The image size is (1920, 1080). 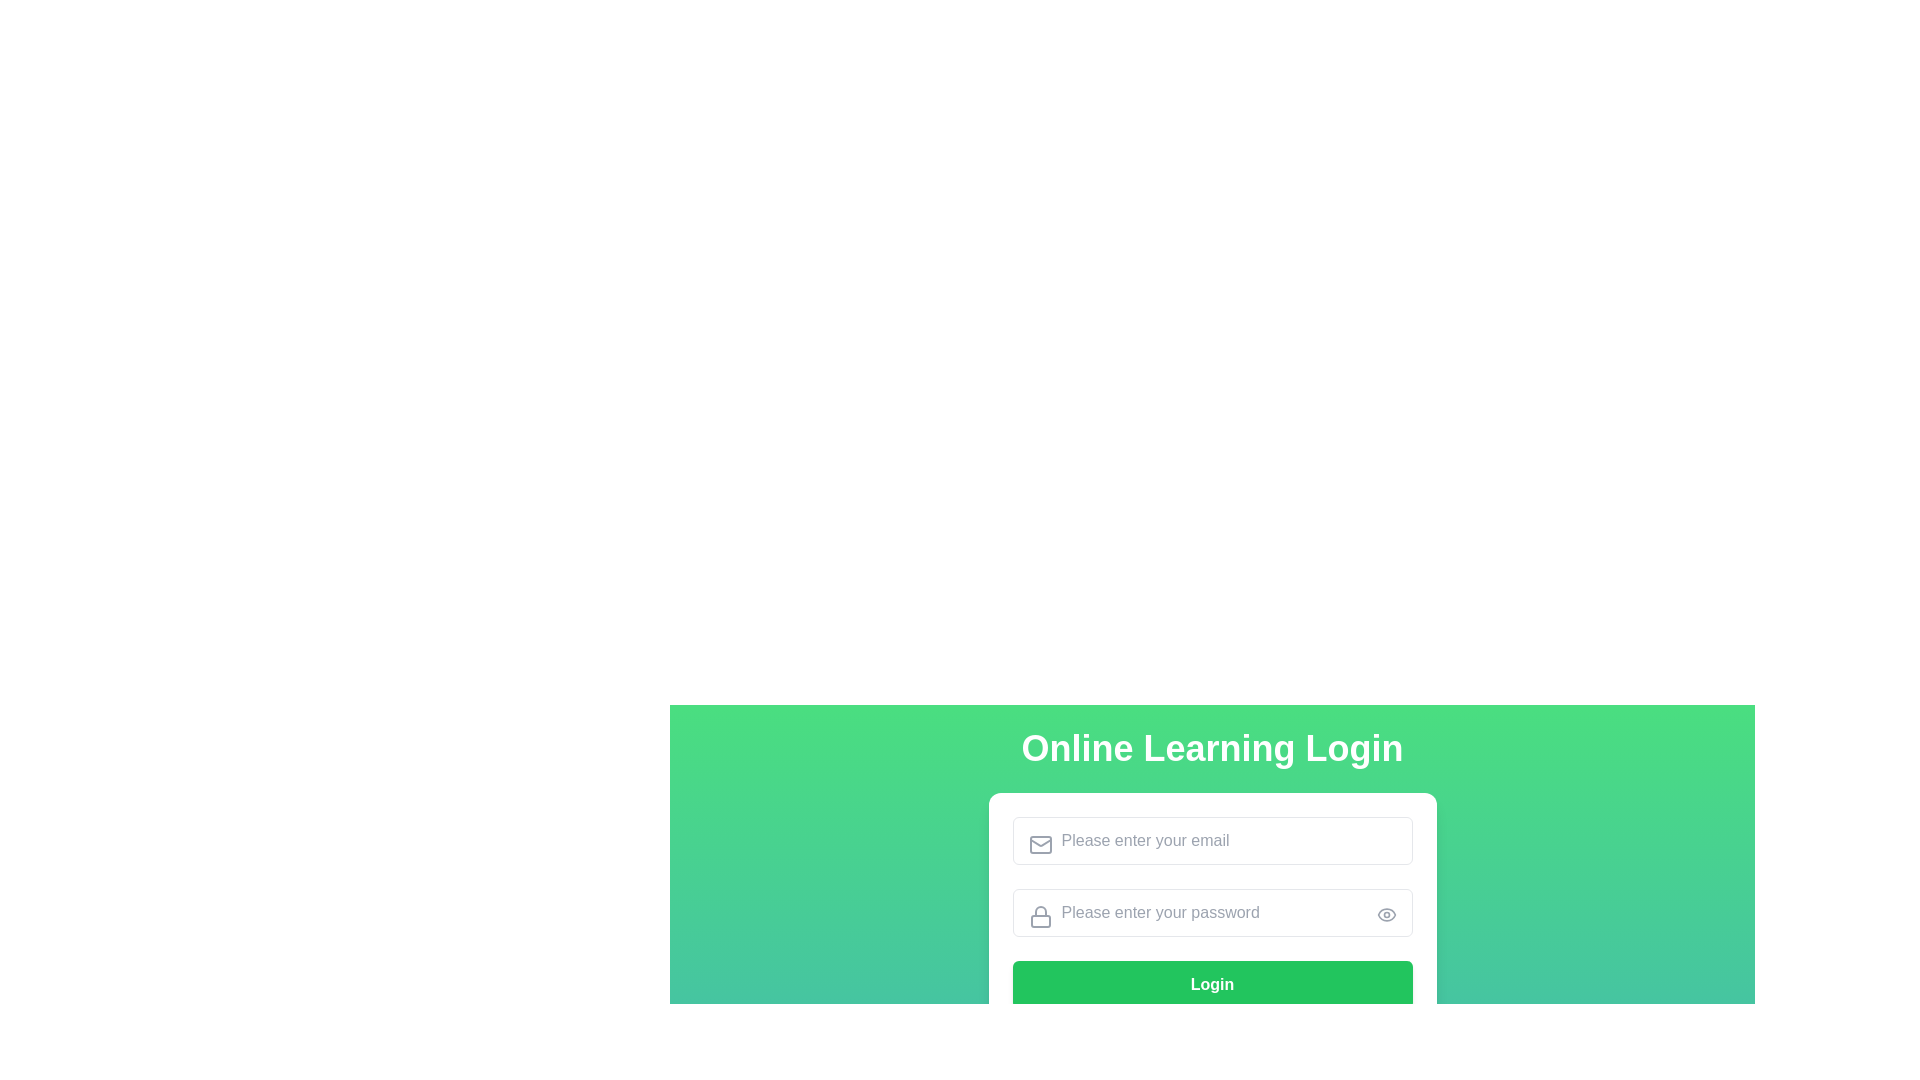 I want to click on the eye icon adjacent to the Password Input Field to toggle password visibility, so click(x=1211, y=913).